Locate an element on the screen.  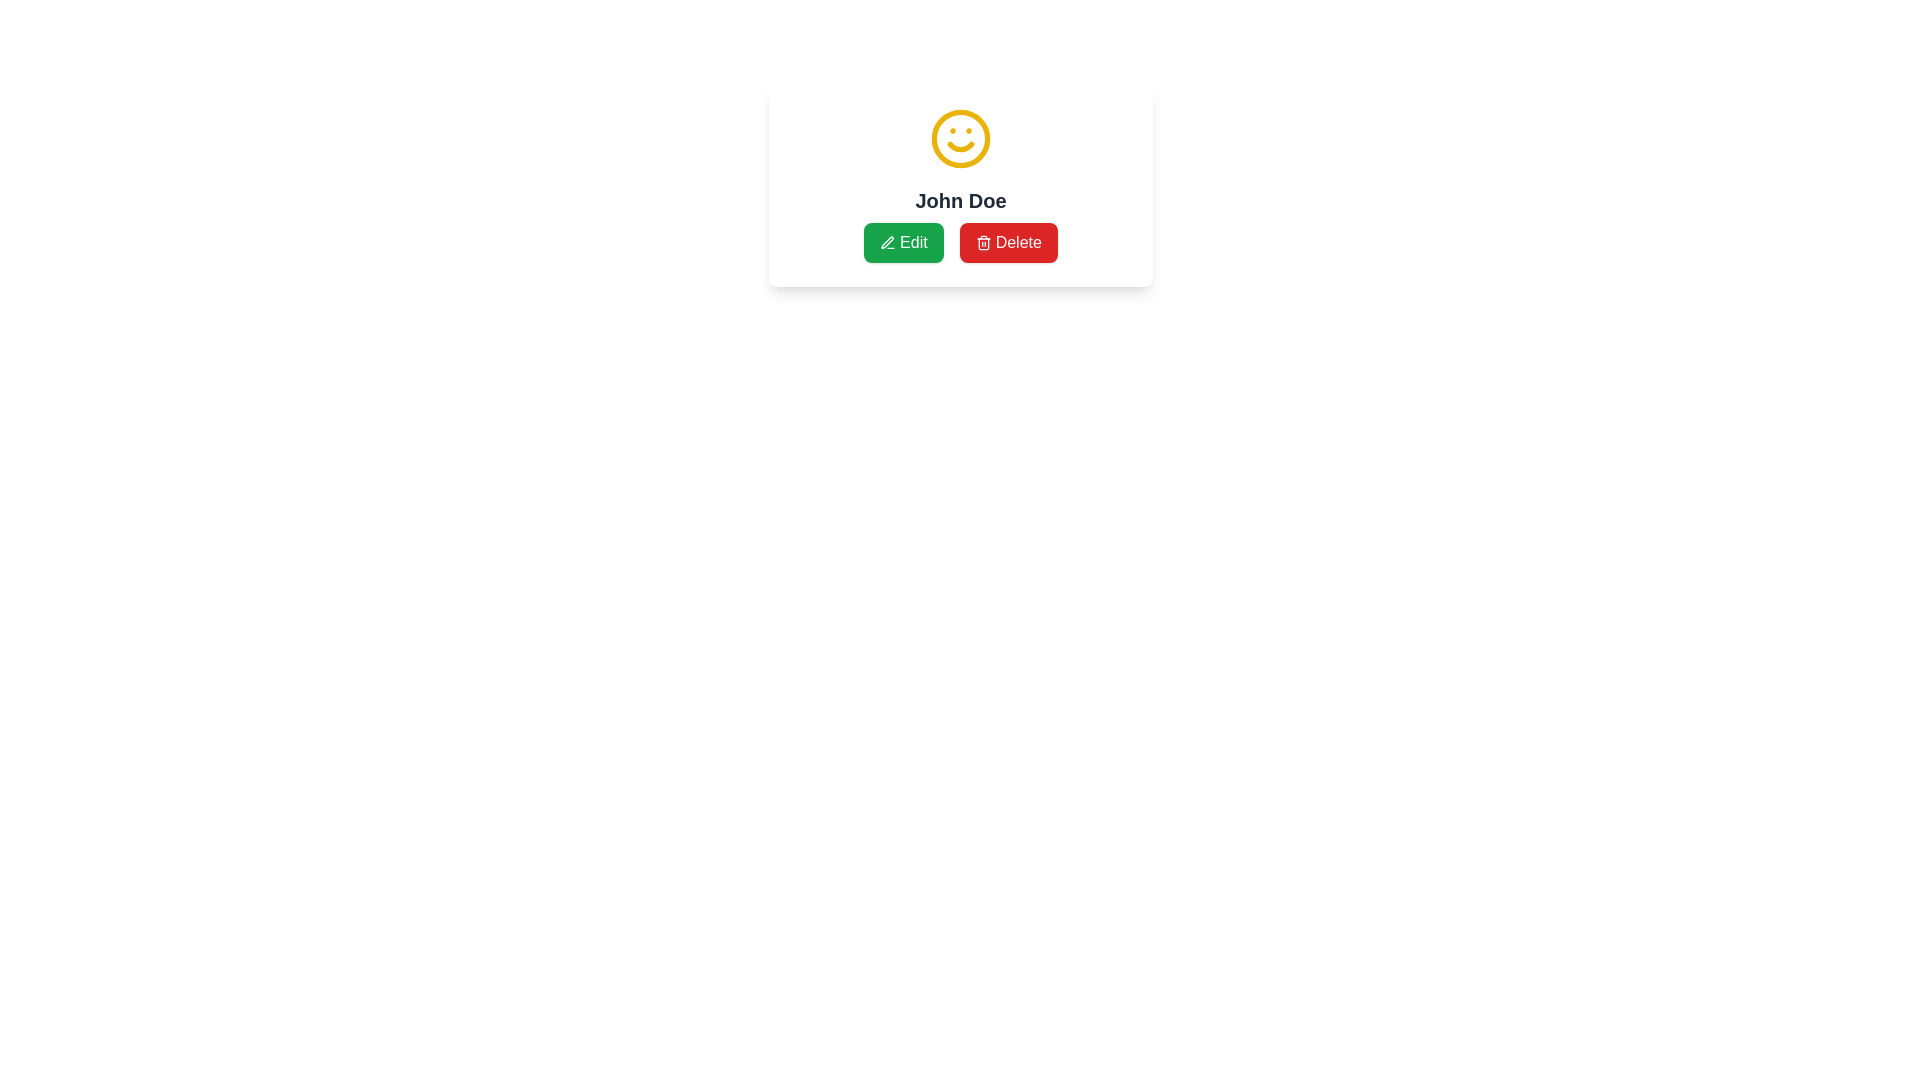
the pen-shaped icon inside the green 'Edit' button, located to the left of the red 'Delete' button is located at coordinates (886, 241).